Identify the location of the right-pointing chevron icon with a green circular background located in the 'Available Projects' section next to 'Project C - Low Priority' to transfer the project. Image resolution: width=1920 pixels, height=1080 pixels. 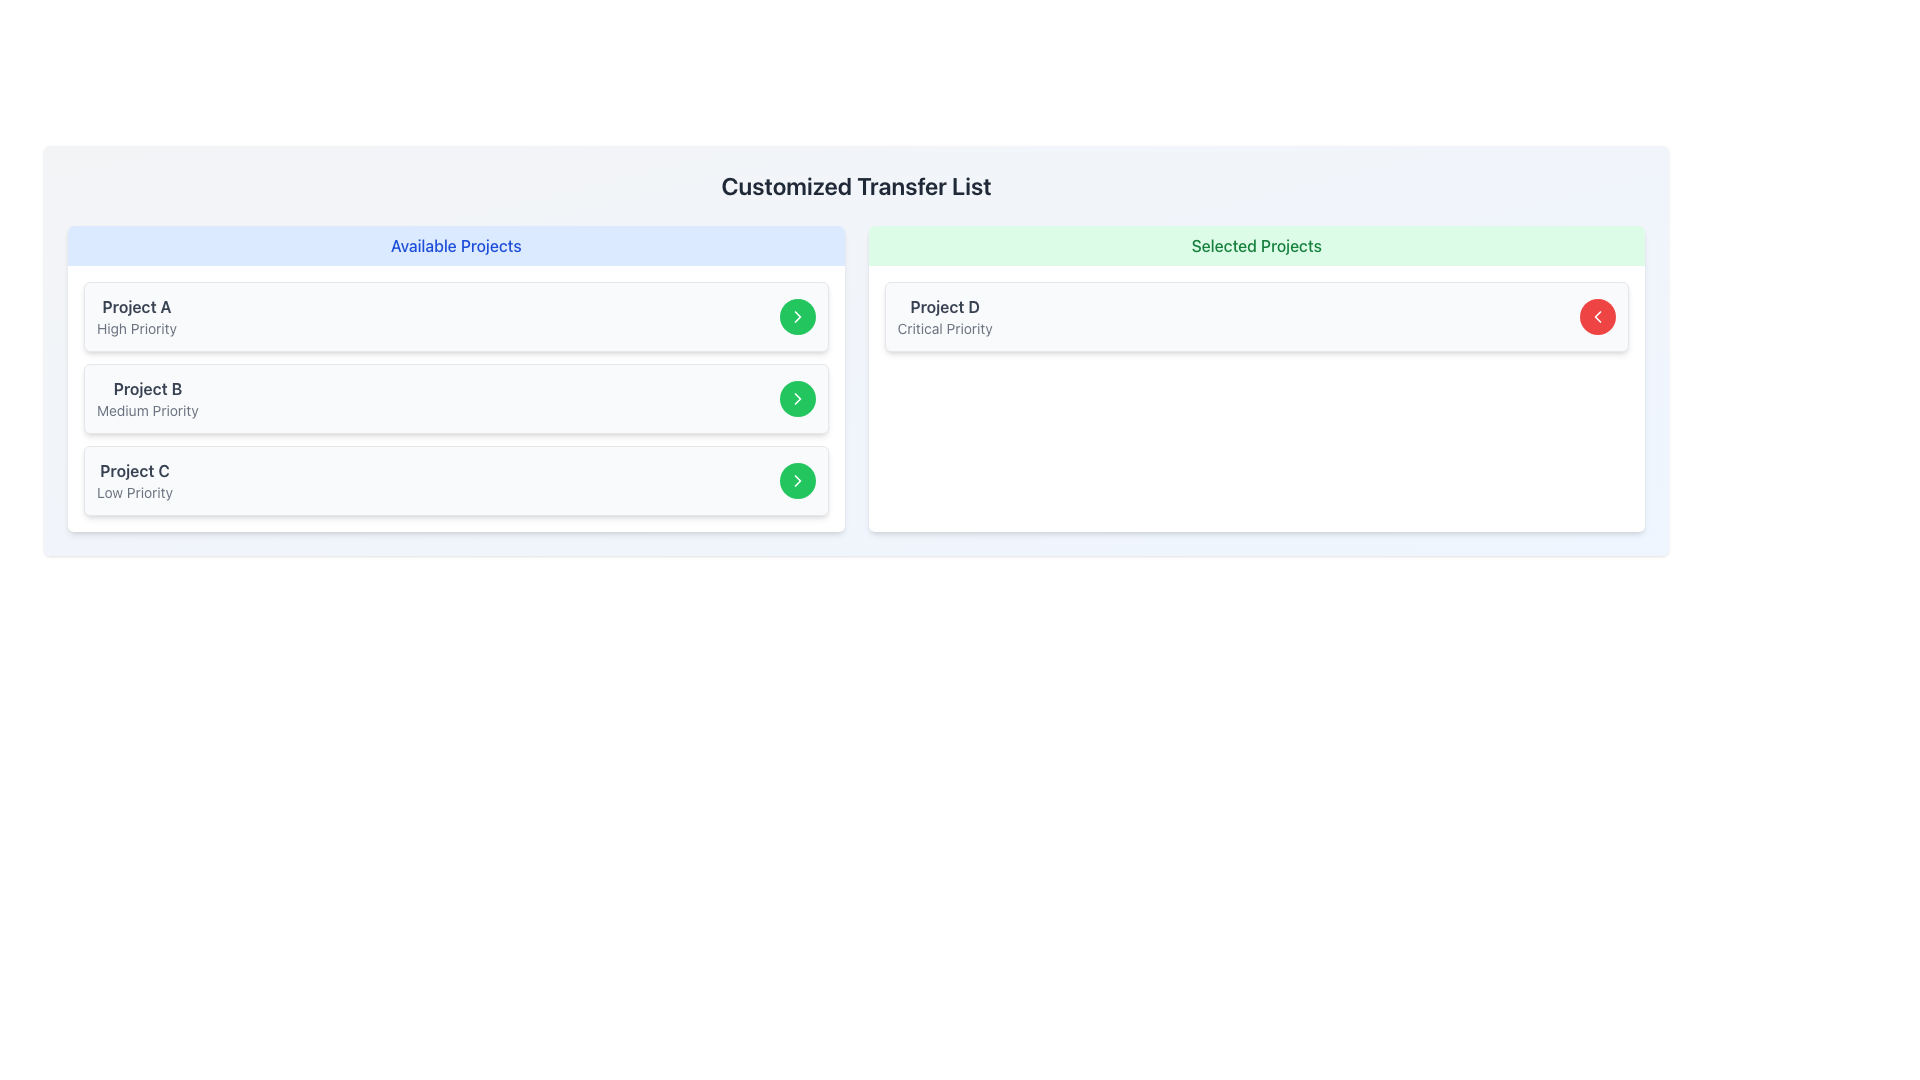
(796, 481).